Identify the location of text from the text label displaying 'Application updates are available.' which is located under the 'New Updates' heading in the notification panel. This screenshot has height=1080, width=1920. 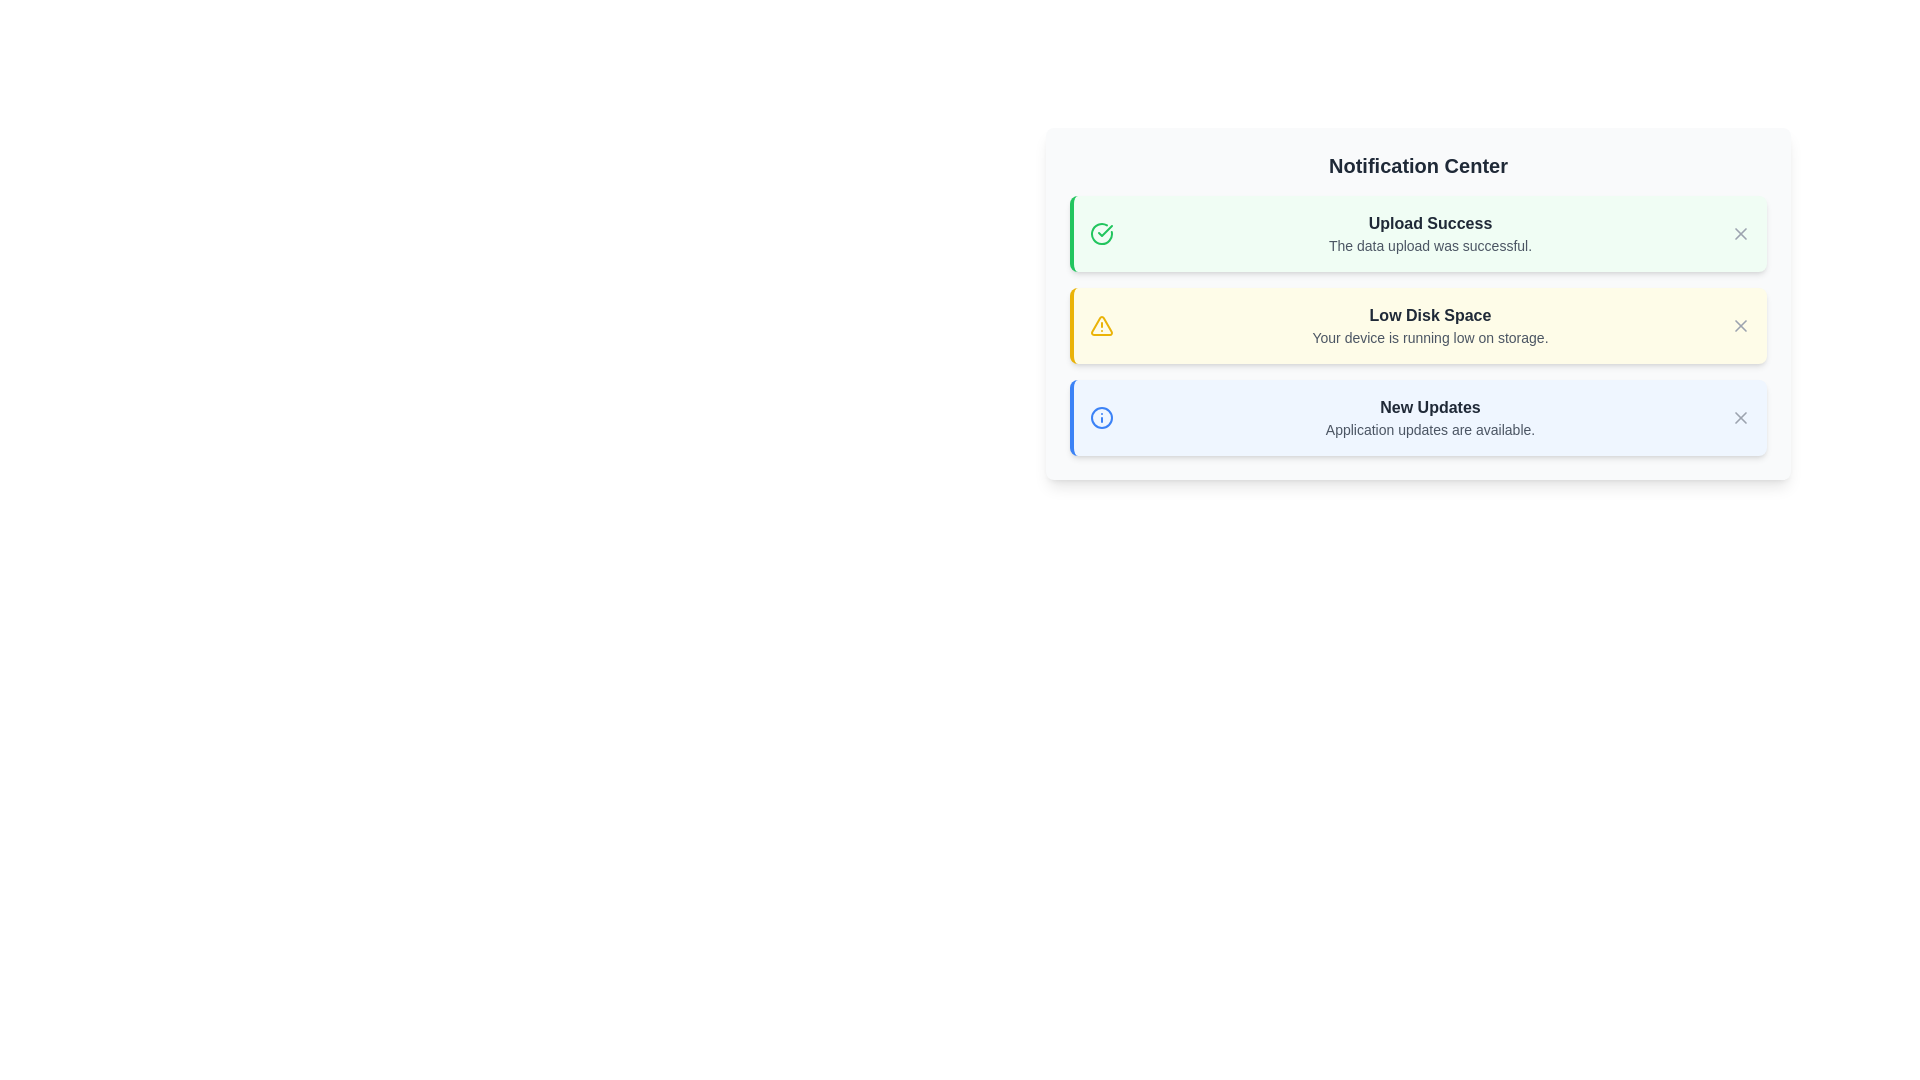
(1429, 428).